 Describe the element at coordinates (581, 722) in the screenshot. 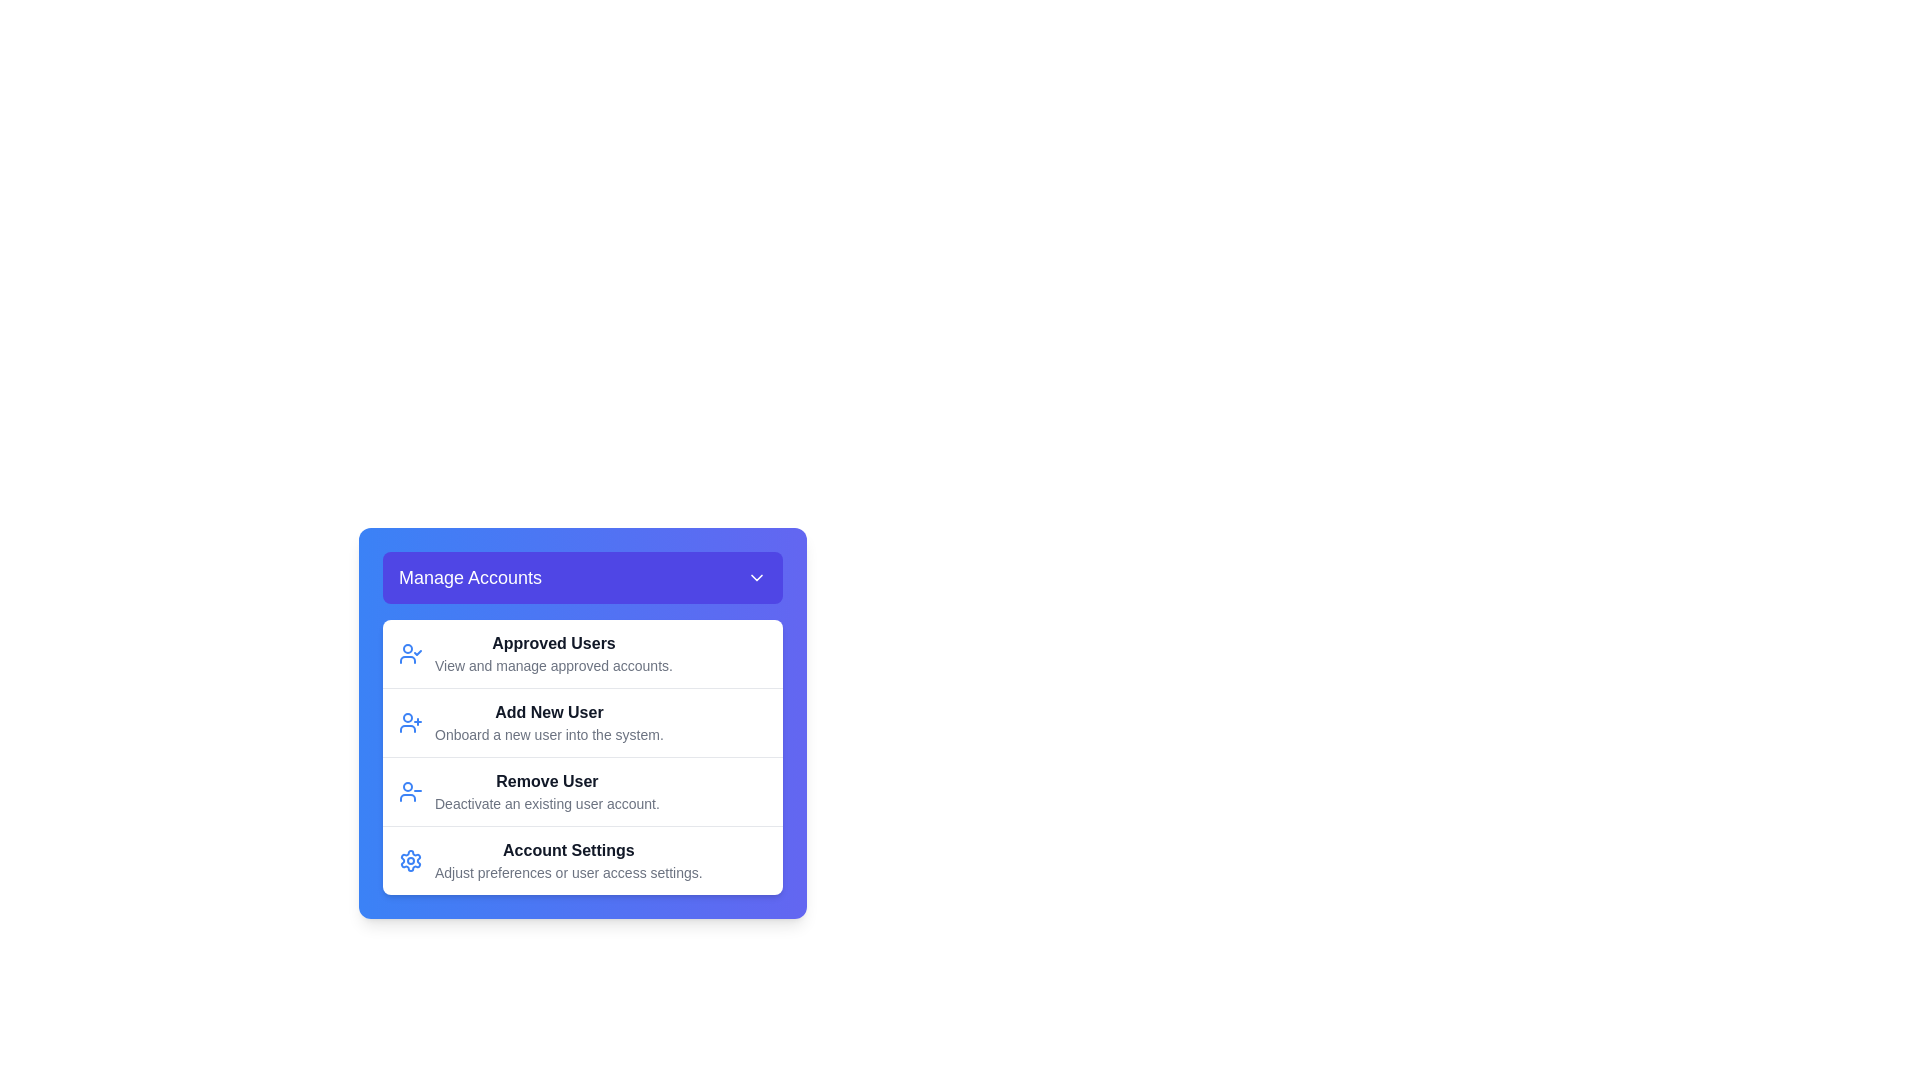

I see `the 'Add New User' option in the user management panel` at that location.